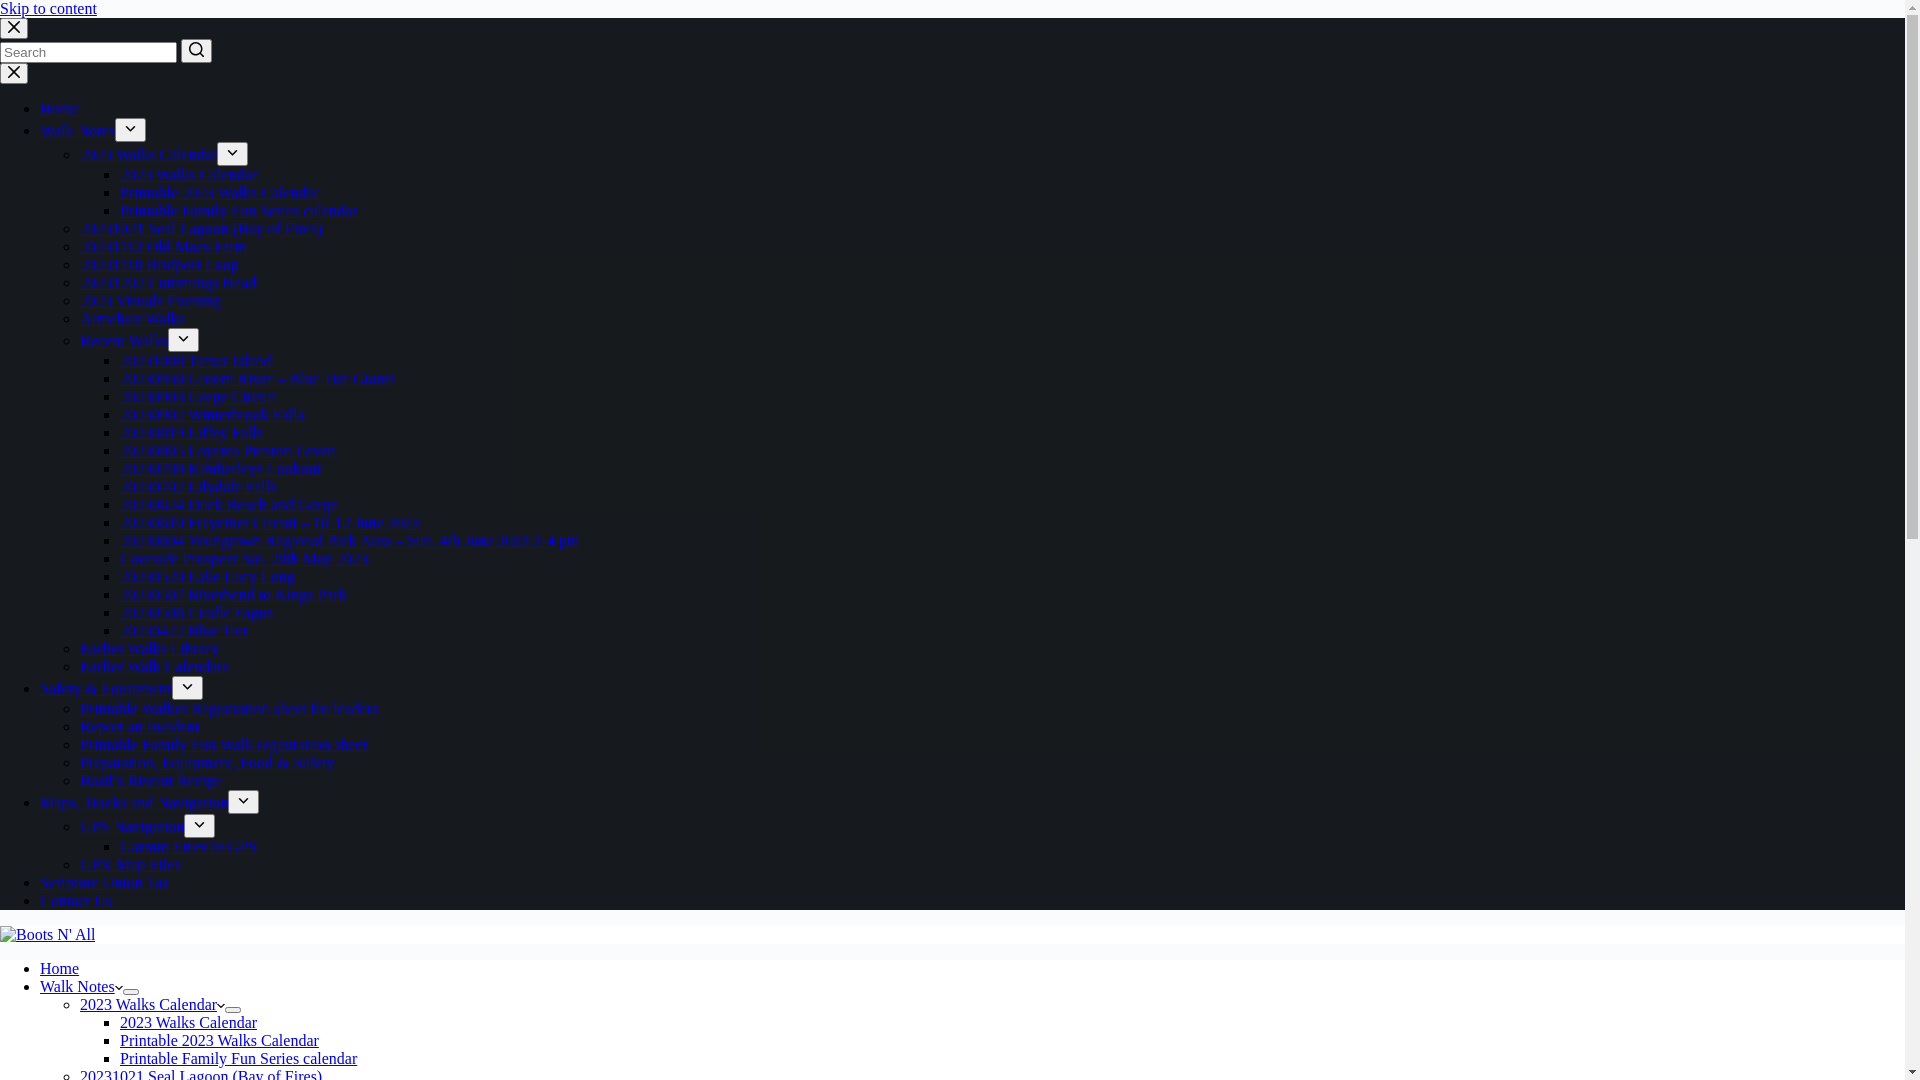  Describe the element at coordinates (148, 300) in the screenshot. I see `'2023 Visuals Evening'` at that location.